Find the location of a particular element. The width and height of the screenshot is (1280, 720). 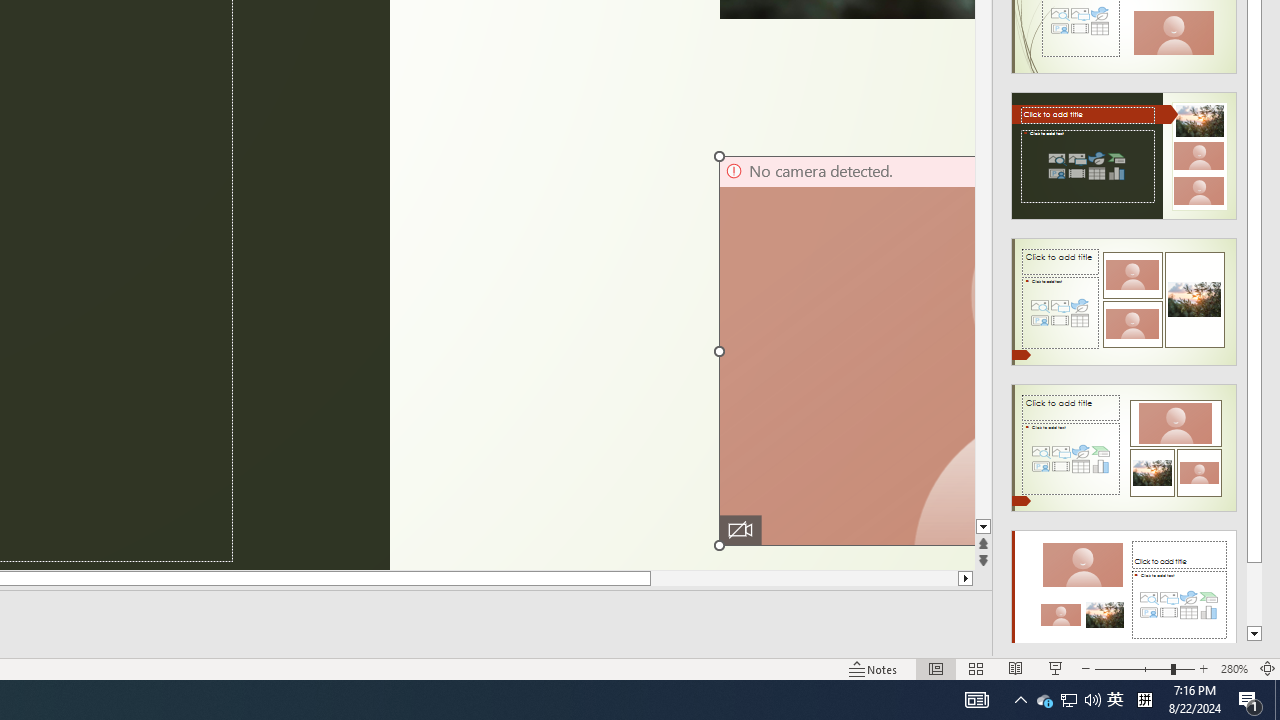

'Camera 13, No camera detected.' is located at coordinates (846, 350).